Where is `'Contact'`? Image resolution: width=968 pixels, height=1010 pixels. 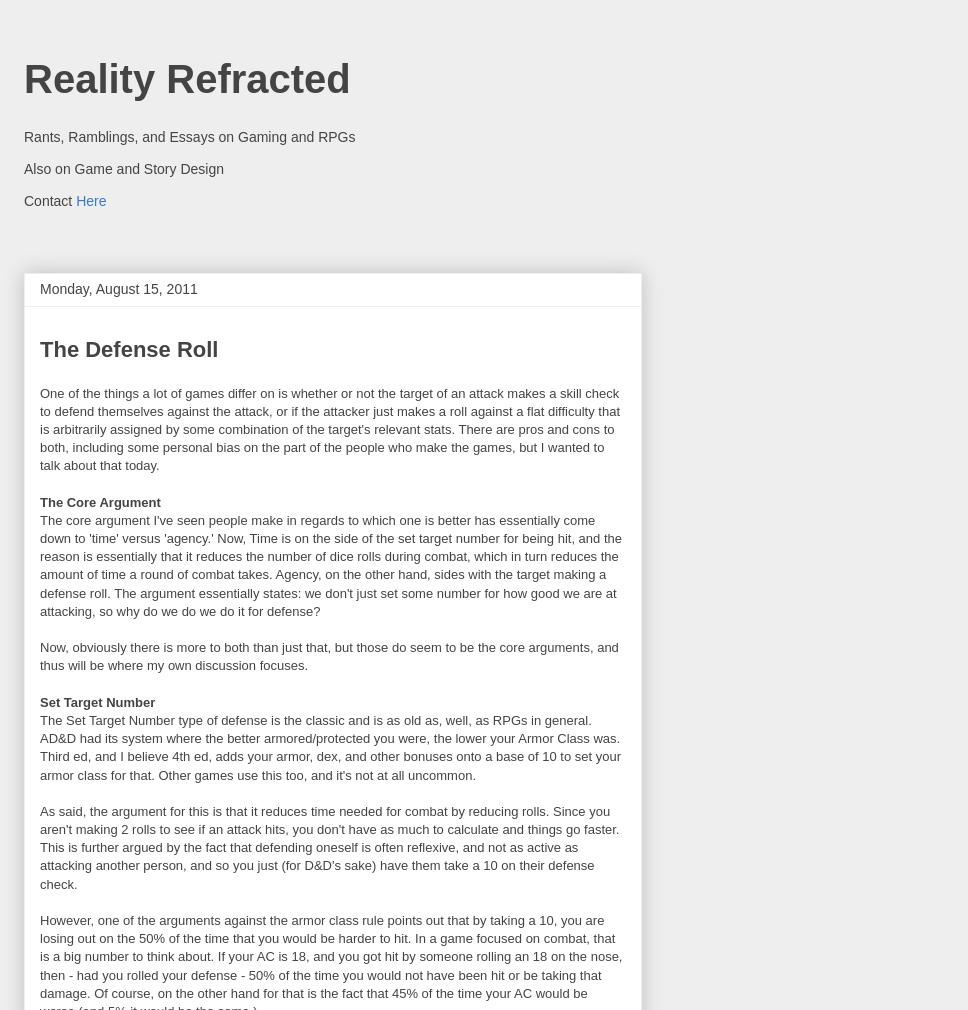
'Contact' is located at coordinates (49, 198).